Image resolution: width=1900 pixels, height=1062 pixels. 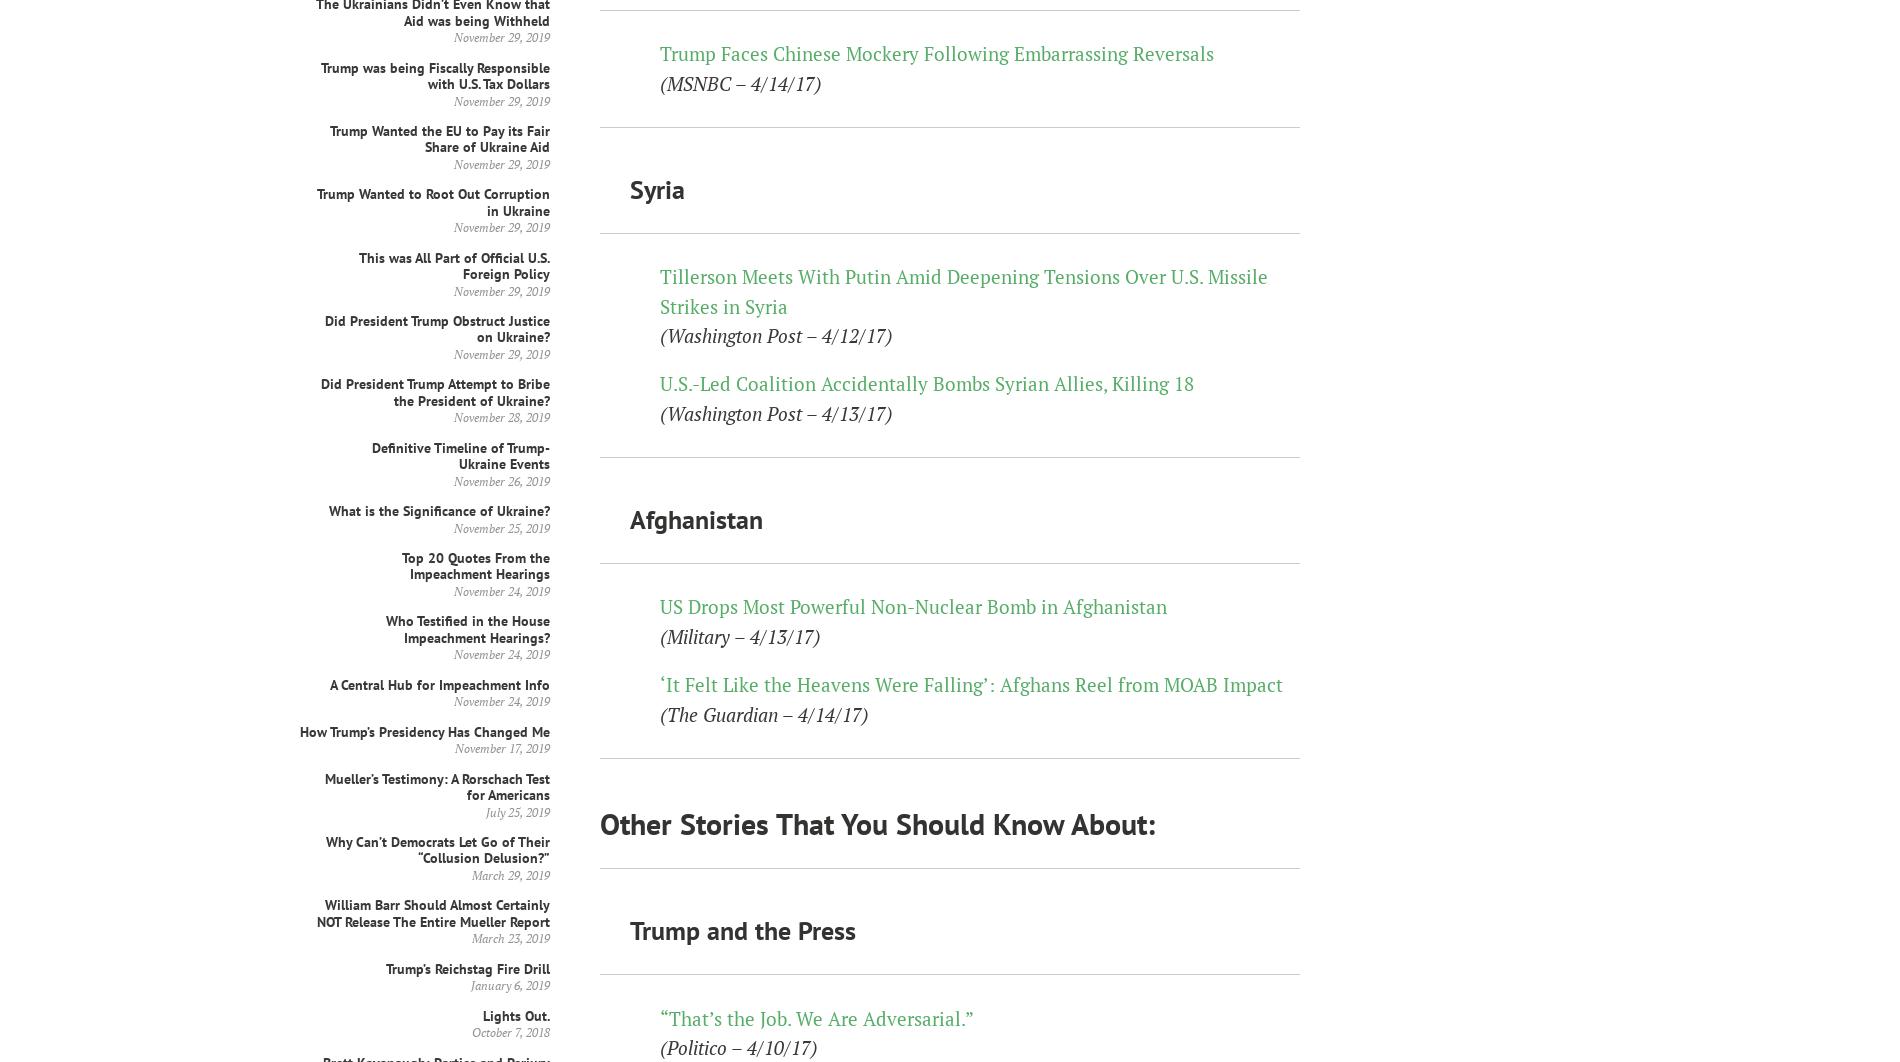 I want to click on 'Did President Trump Obstruct Justice on Ukraine?', so click(x=436, y=327).